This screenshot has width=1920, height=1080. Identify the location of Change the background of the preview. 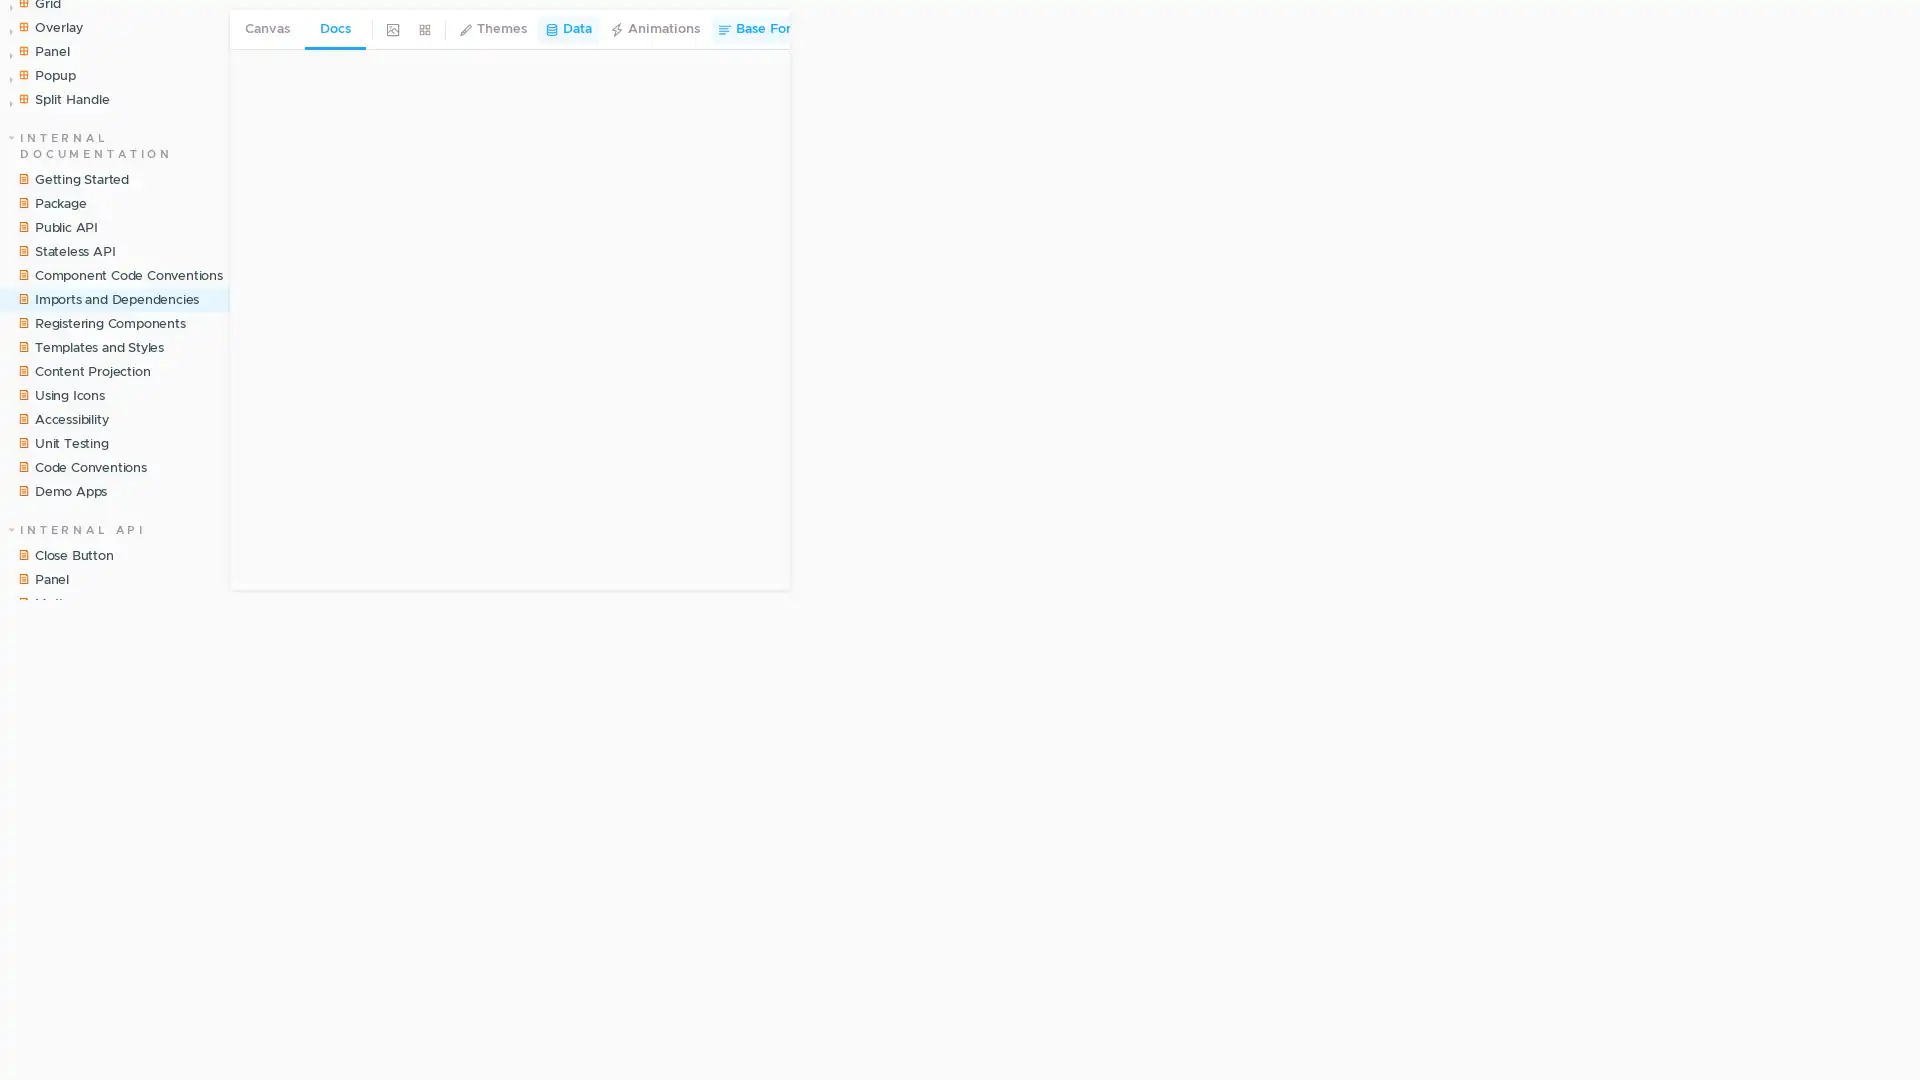
(393, 30).